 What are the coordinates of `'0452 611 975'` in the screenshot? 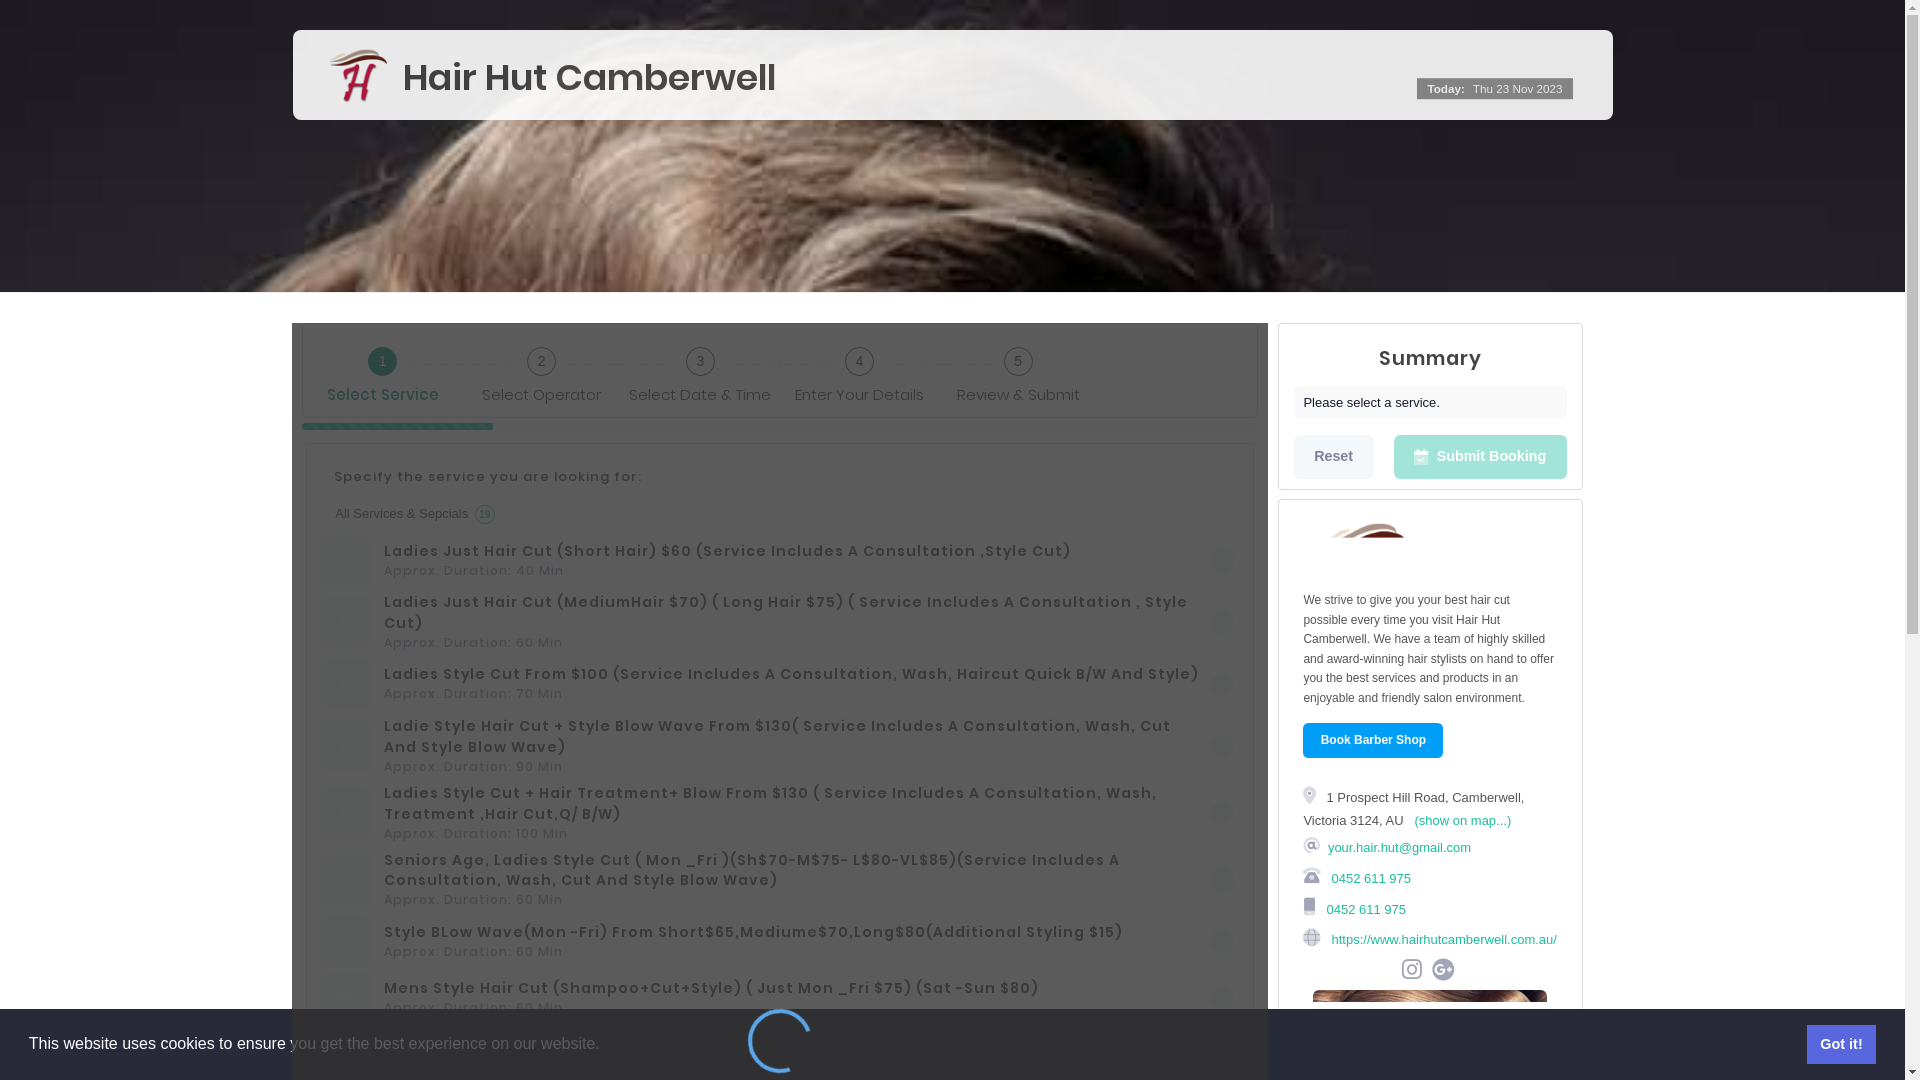 It's located at (1363, 908).